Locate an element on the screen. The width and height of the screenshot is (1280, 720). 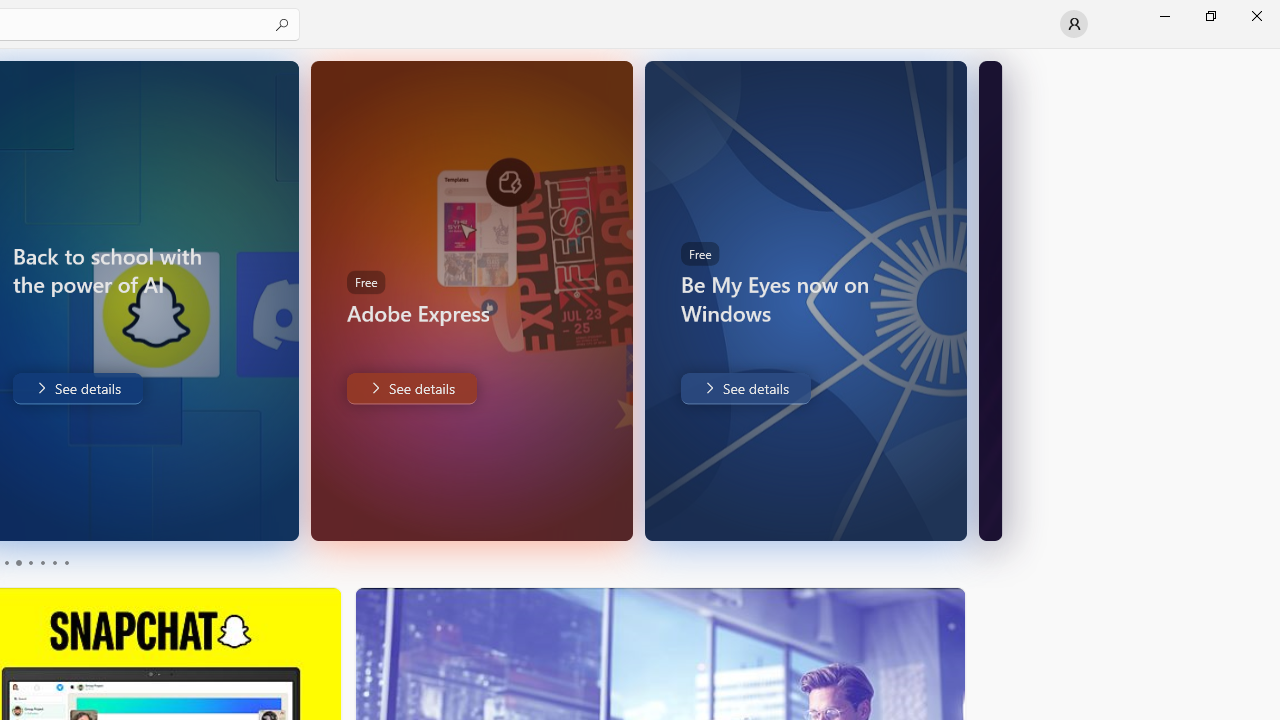
'Restore Microsoft Store' is located at coordinates (1209, 15).